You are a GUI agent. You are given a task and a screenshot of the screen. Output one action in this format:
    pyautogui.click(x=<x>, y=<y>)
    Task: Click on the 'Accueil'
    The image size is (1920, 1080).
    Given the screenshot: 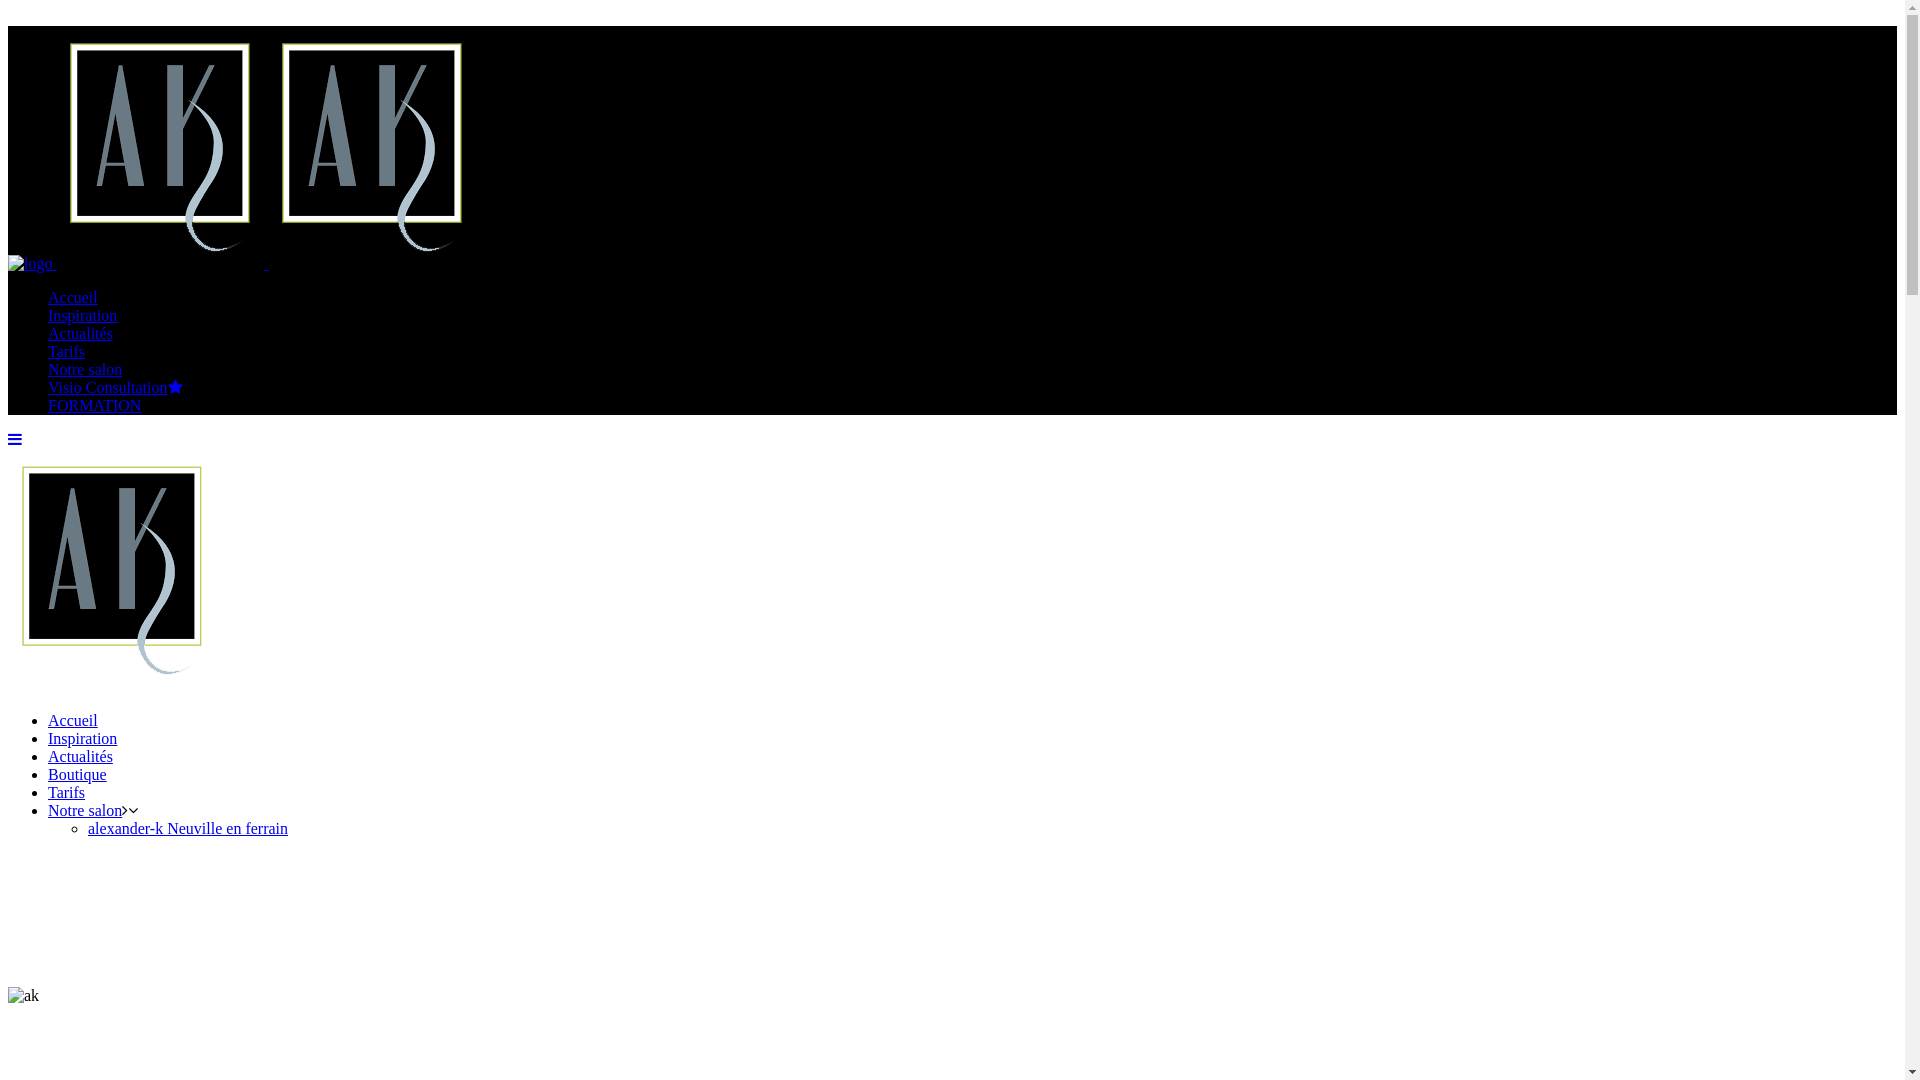 What is the action you would take?
    pyautogui.click(x=72, y=720)
    